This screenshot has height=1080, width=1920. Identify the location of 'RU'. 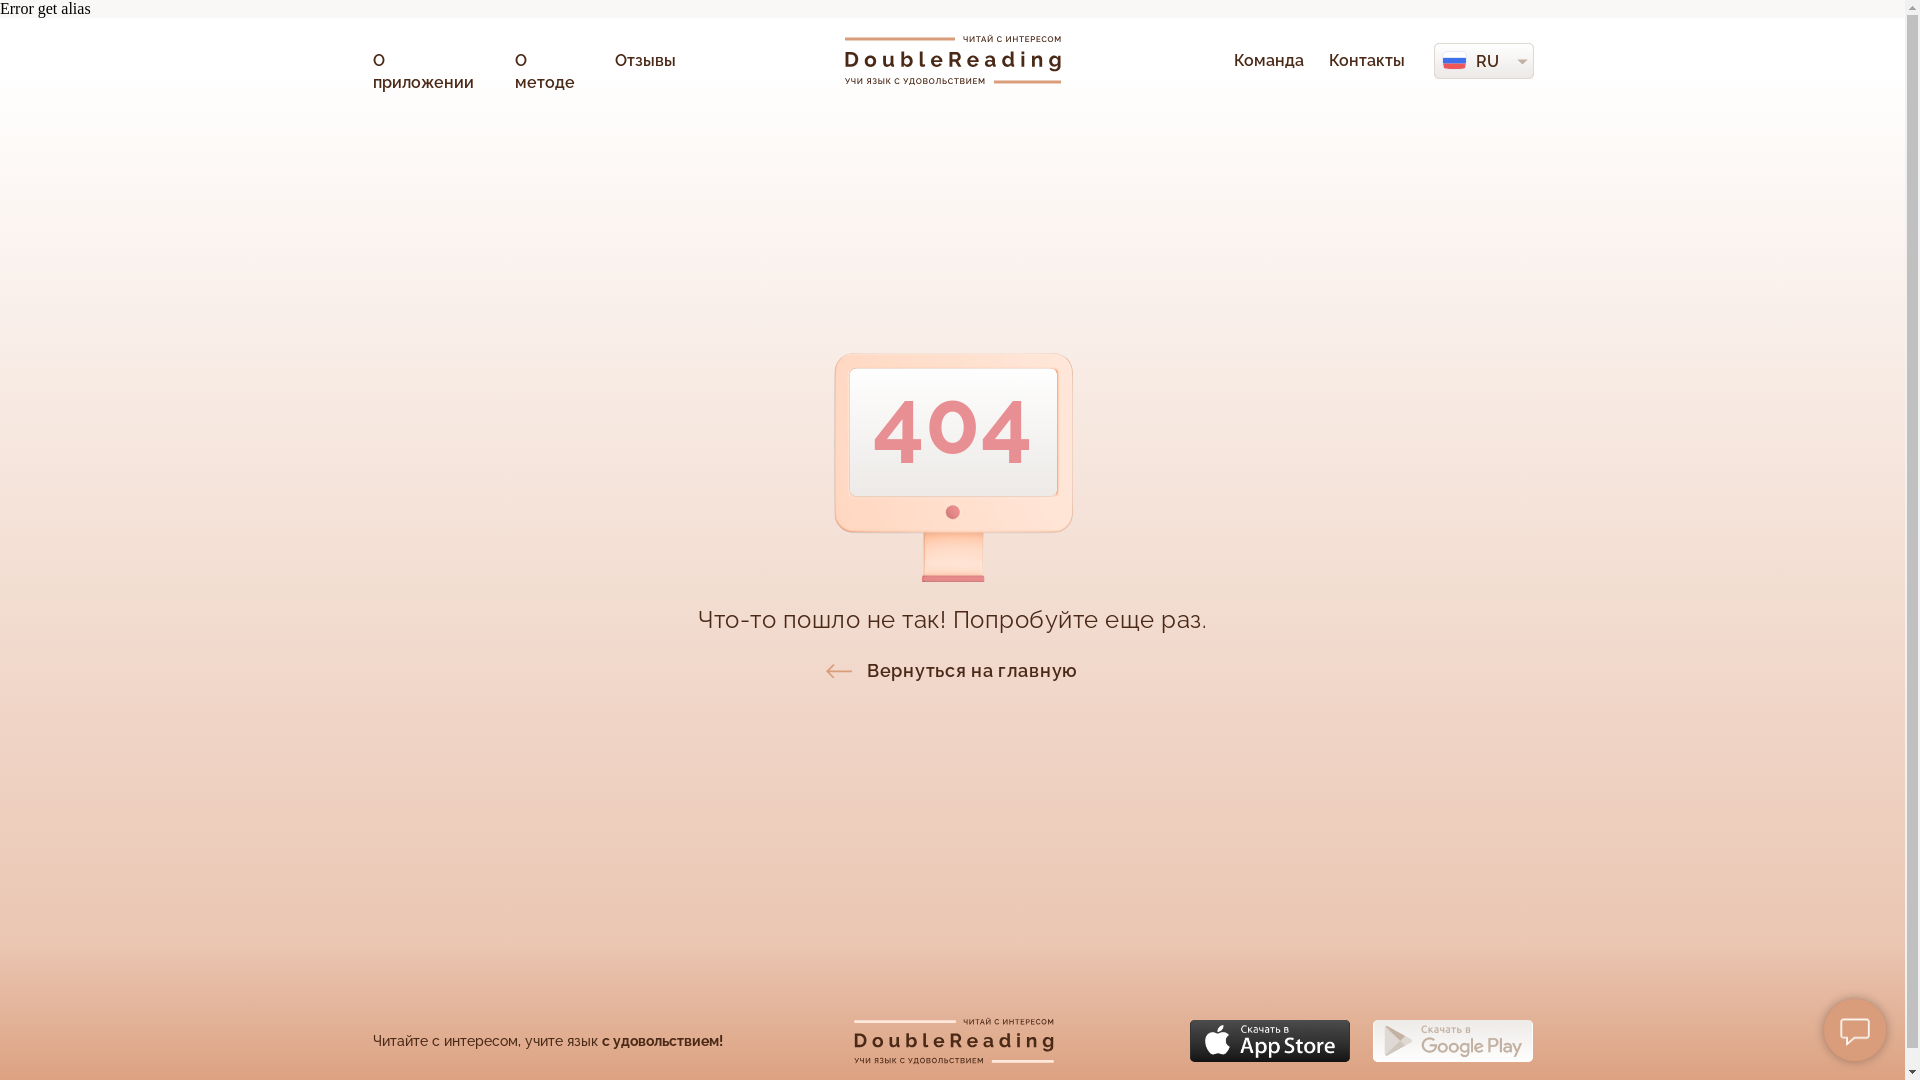
(1487, 60).